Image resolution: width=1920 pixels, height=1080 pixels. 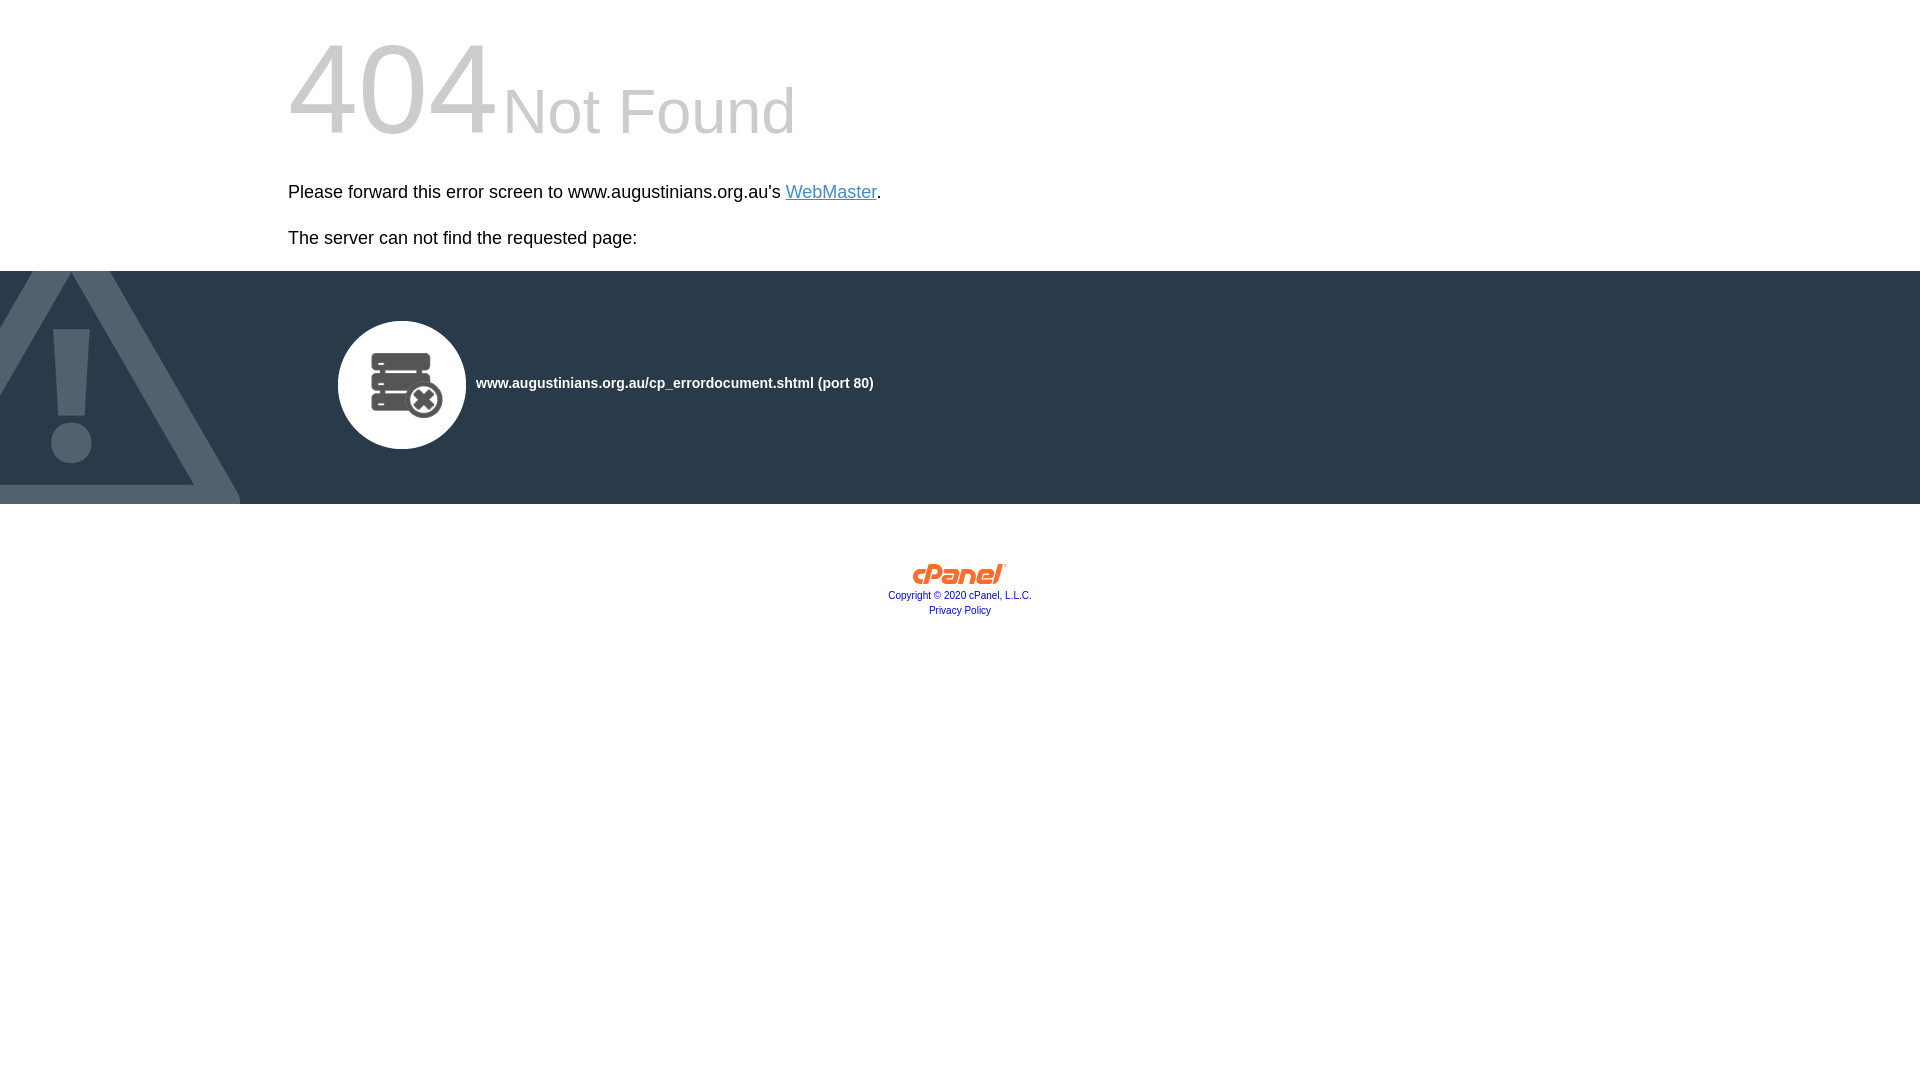 What do you see at coordinates (960, 578) in the screenshot?
I see `'cPanel, Inc.'` at bounding box center [960, 578].